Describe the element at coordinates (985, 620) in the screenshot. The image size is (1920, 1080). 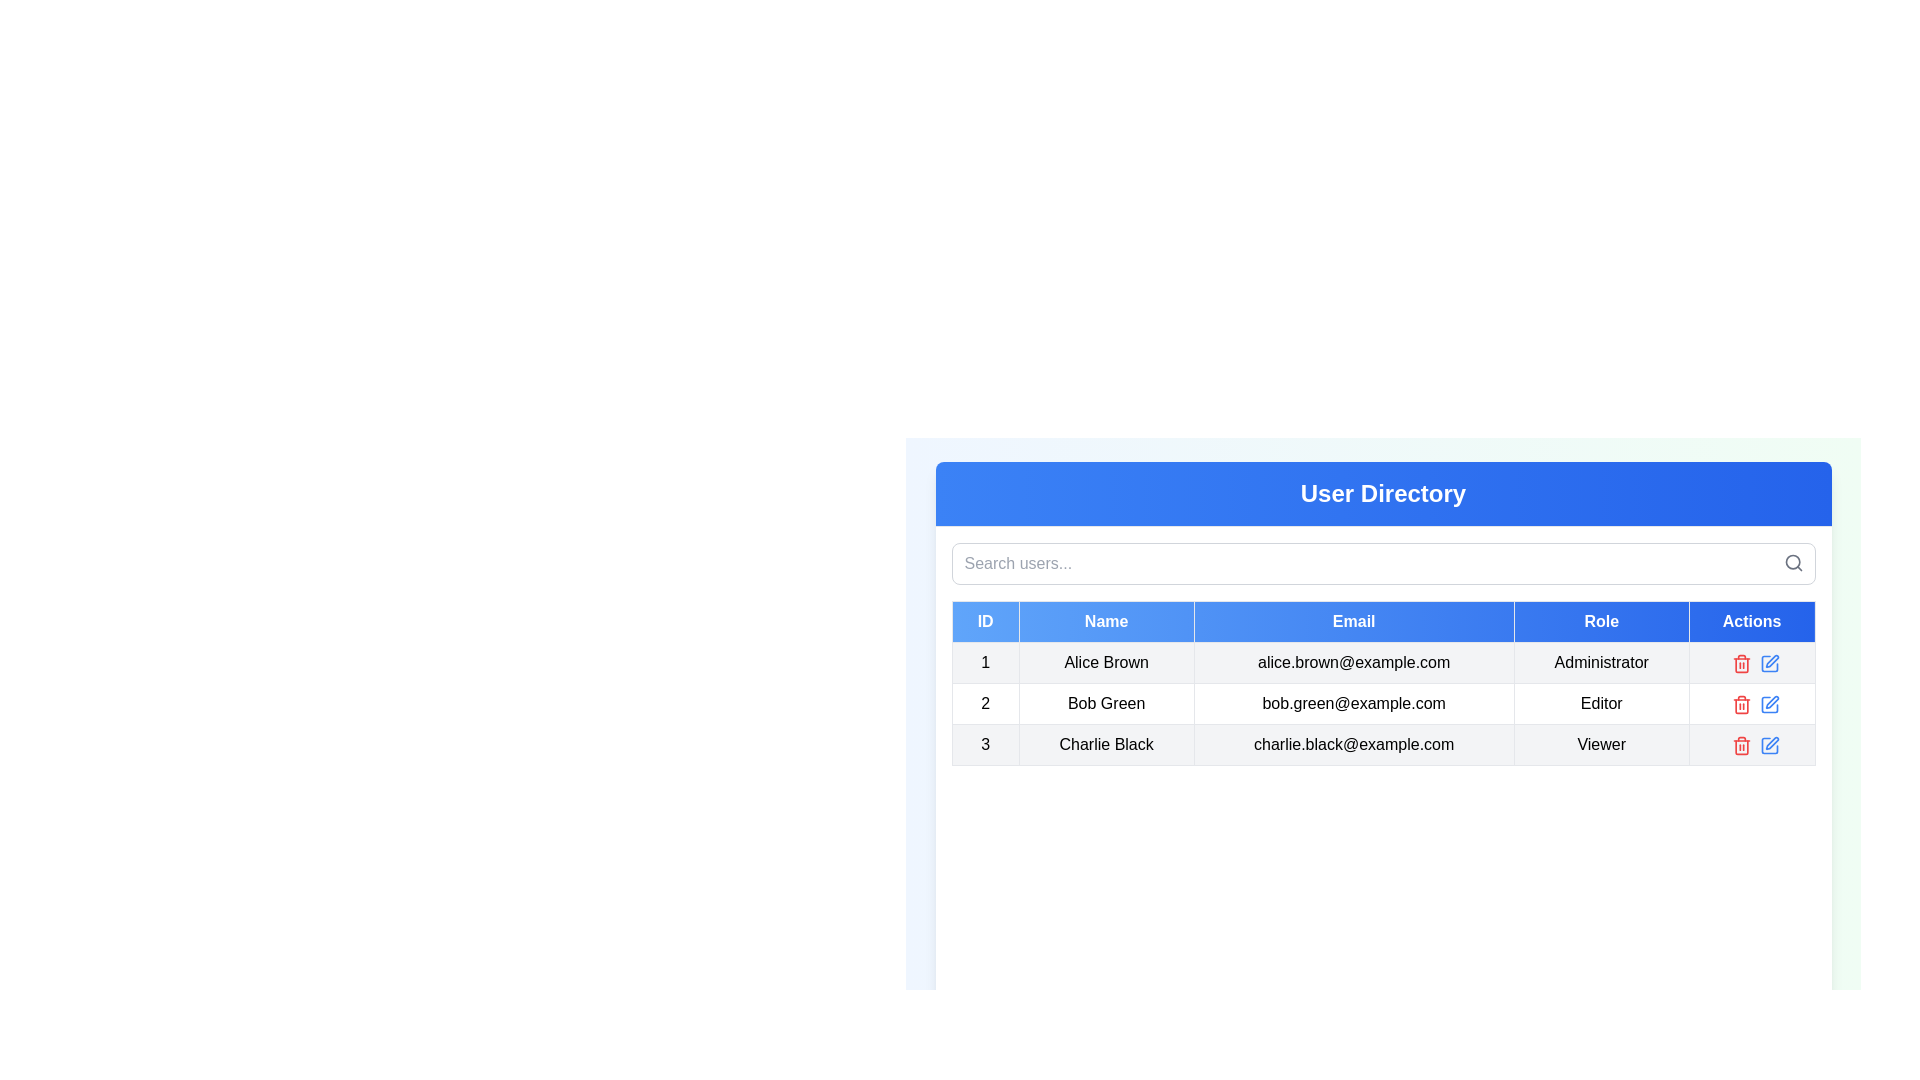
I see `the Table header cell labeled 'ID', which is a rectangular cell with a white font on a blue gradient background, positioned at the start of the header row in a data table` at that location.